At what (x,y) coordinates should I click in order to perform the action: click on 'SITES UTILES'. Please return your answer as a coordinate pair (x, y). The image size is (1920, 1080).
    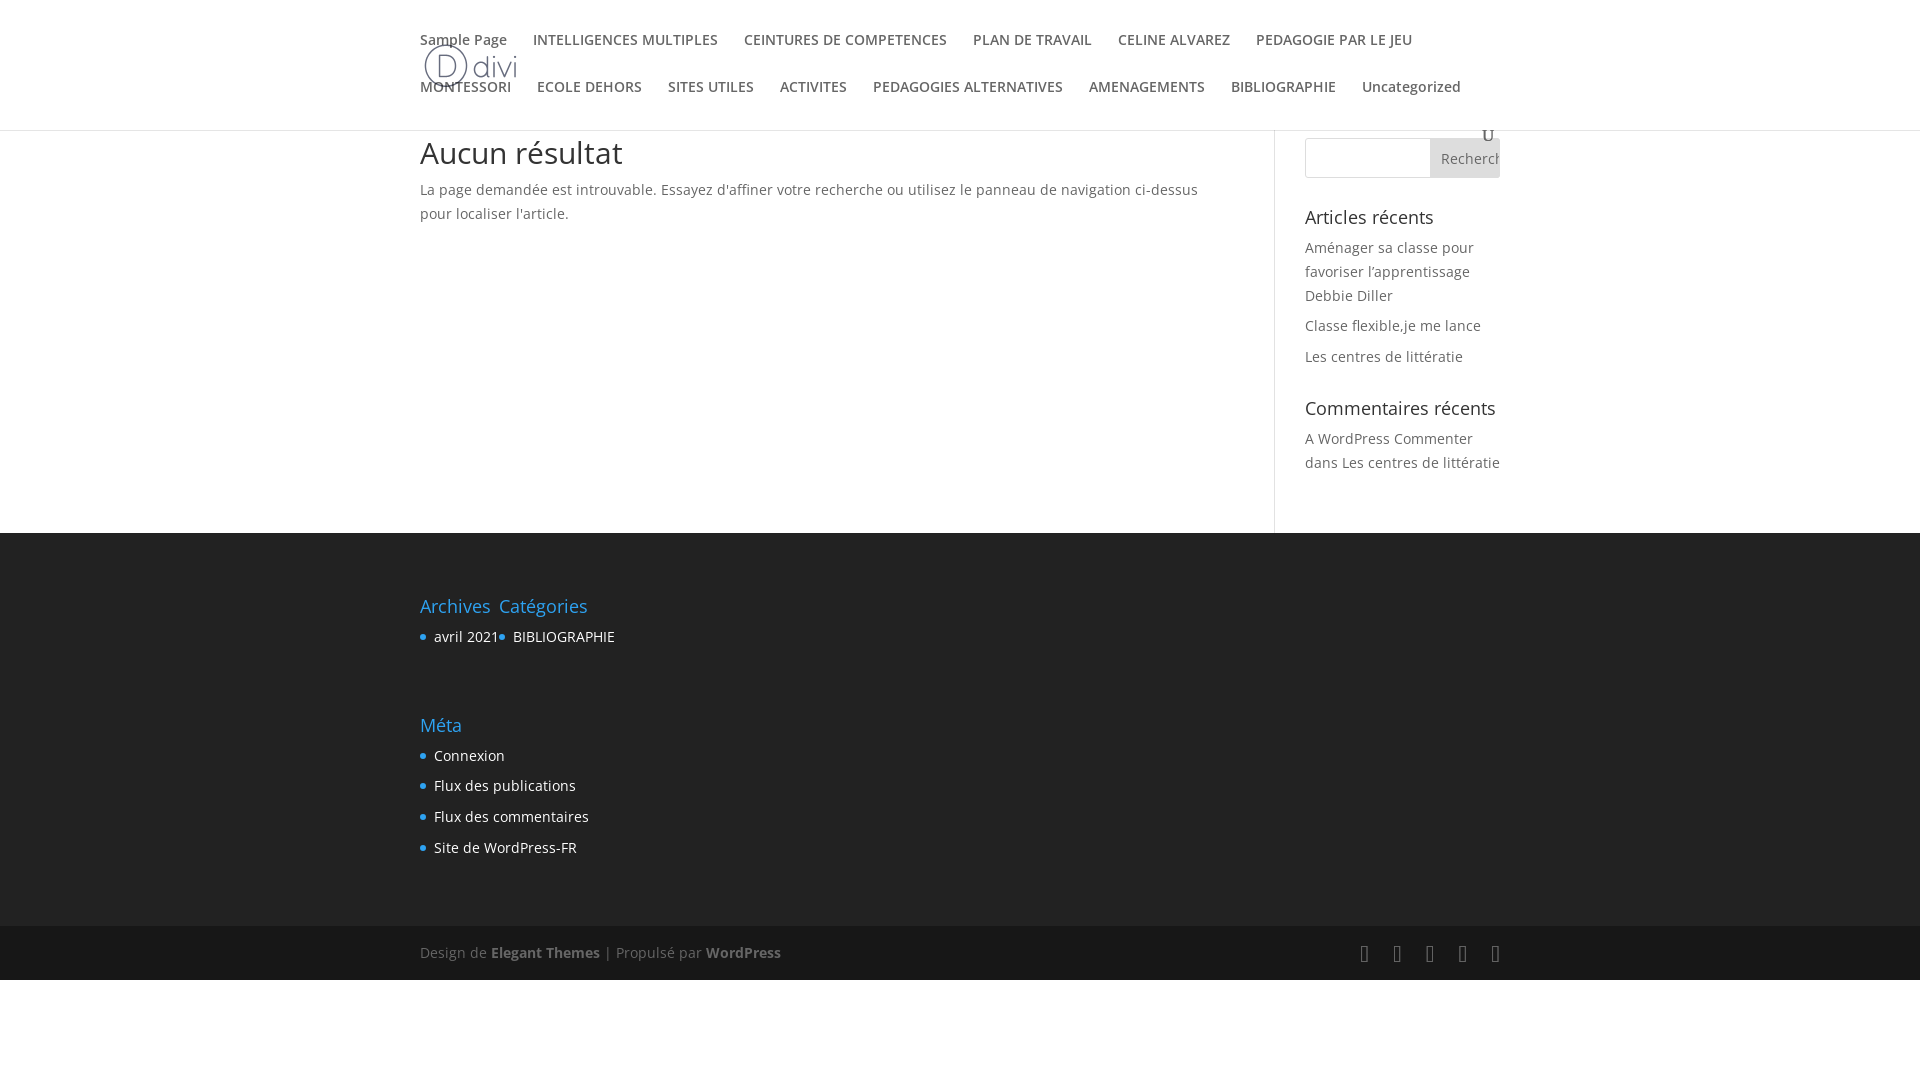
    Looking at the image, I should click on (710, 103).